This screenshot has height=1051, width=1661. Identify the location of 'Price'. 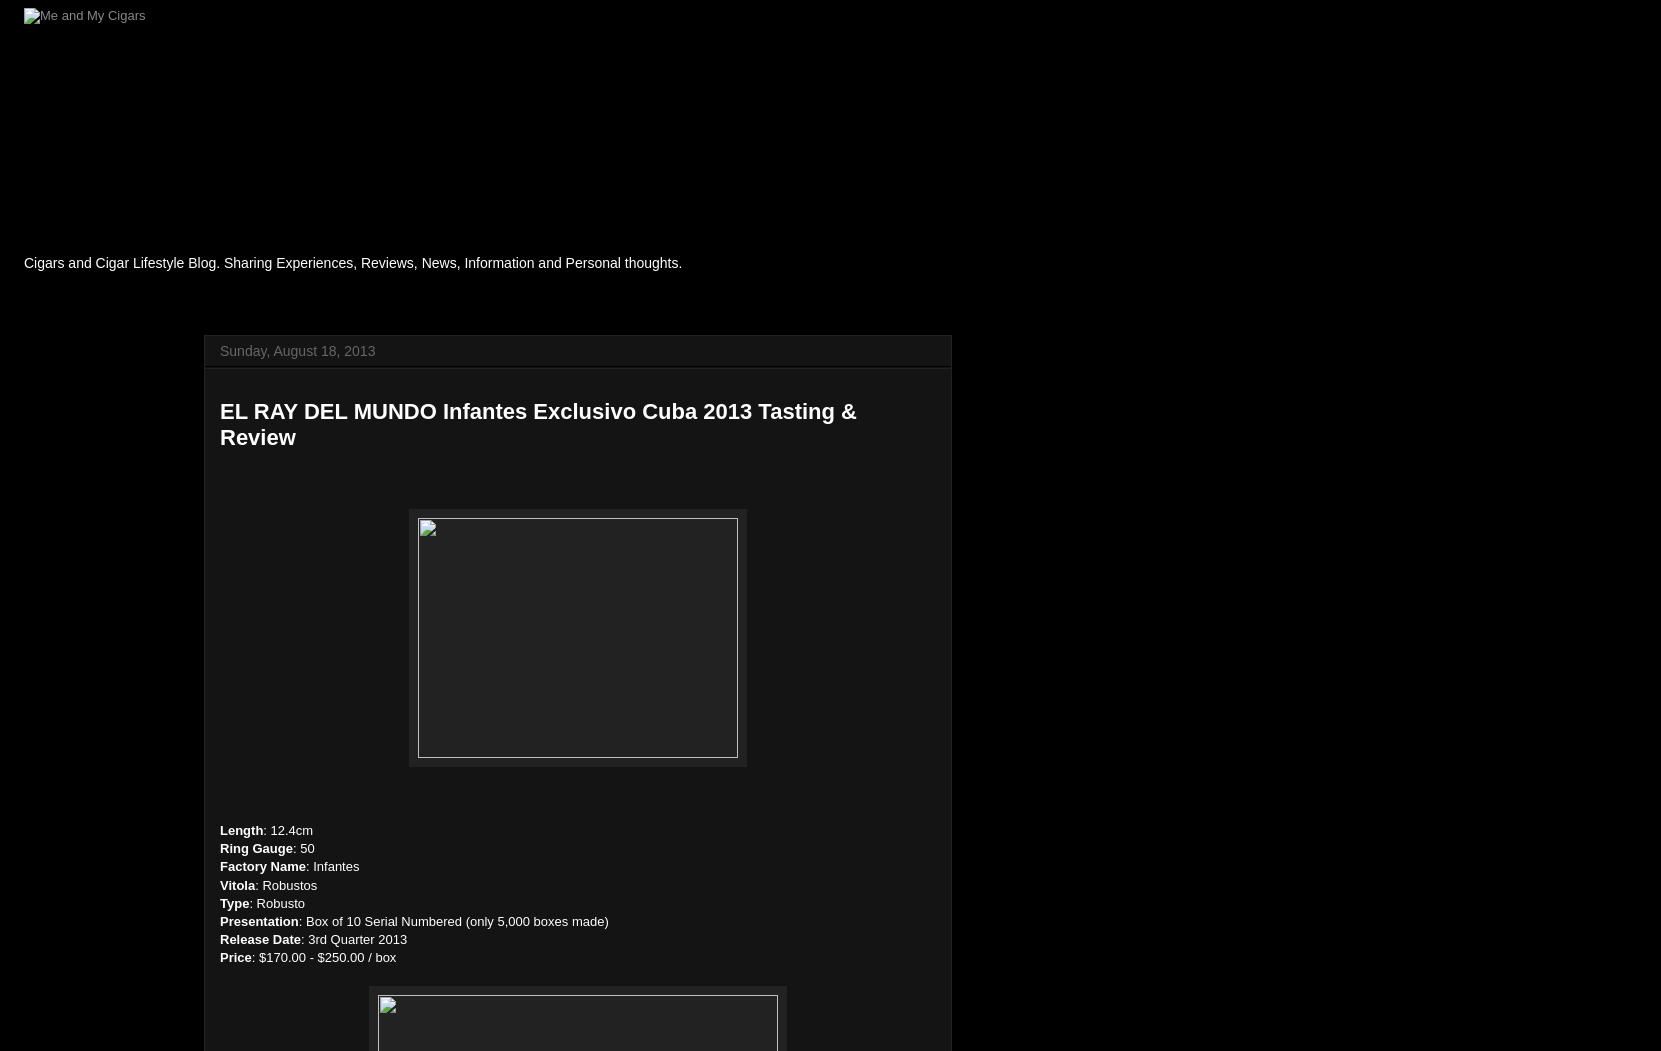
(234, 956).